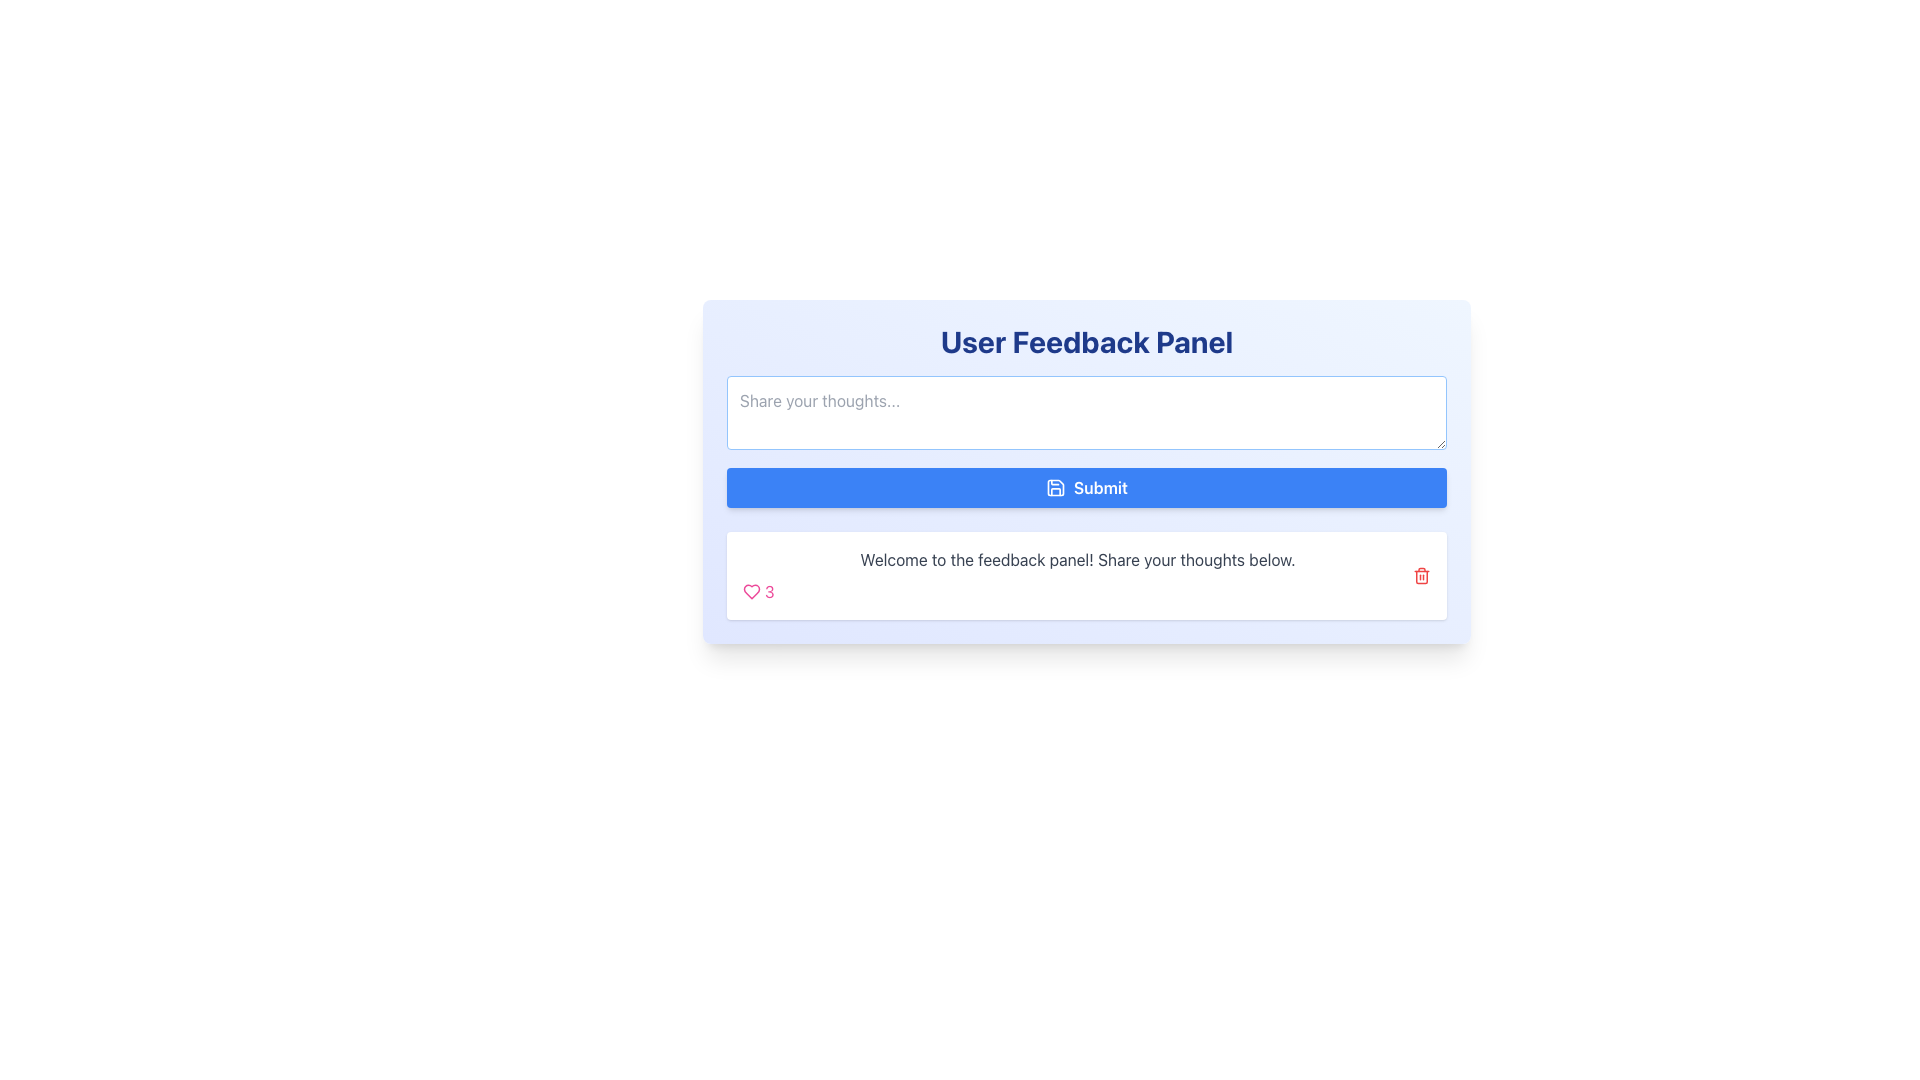 The image size is (1920, 1080). Describe the element at coordinates (751, 590) in the screenshot. I see `the geometric heart-shaped icon outlined in light gray, located next to the red and white number three in the feedback panel` at that location.